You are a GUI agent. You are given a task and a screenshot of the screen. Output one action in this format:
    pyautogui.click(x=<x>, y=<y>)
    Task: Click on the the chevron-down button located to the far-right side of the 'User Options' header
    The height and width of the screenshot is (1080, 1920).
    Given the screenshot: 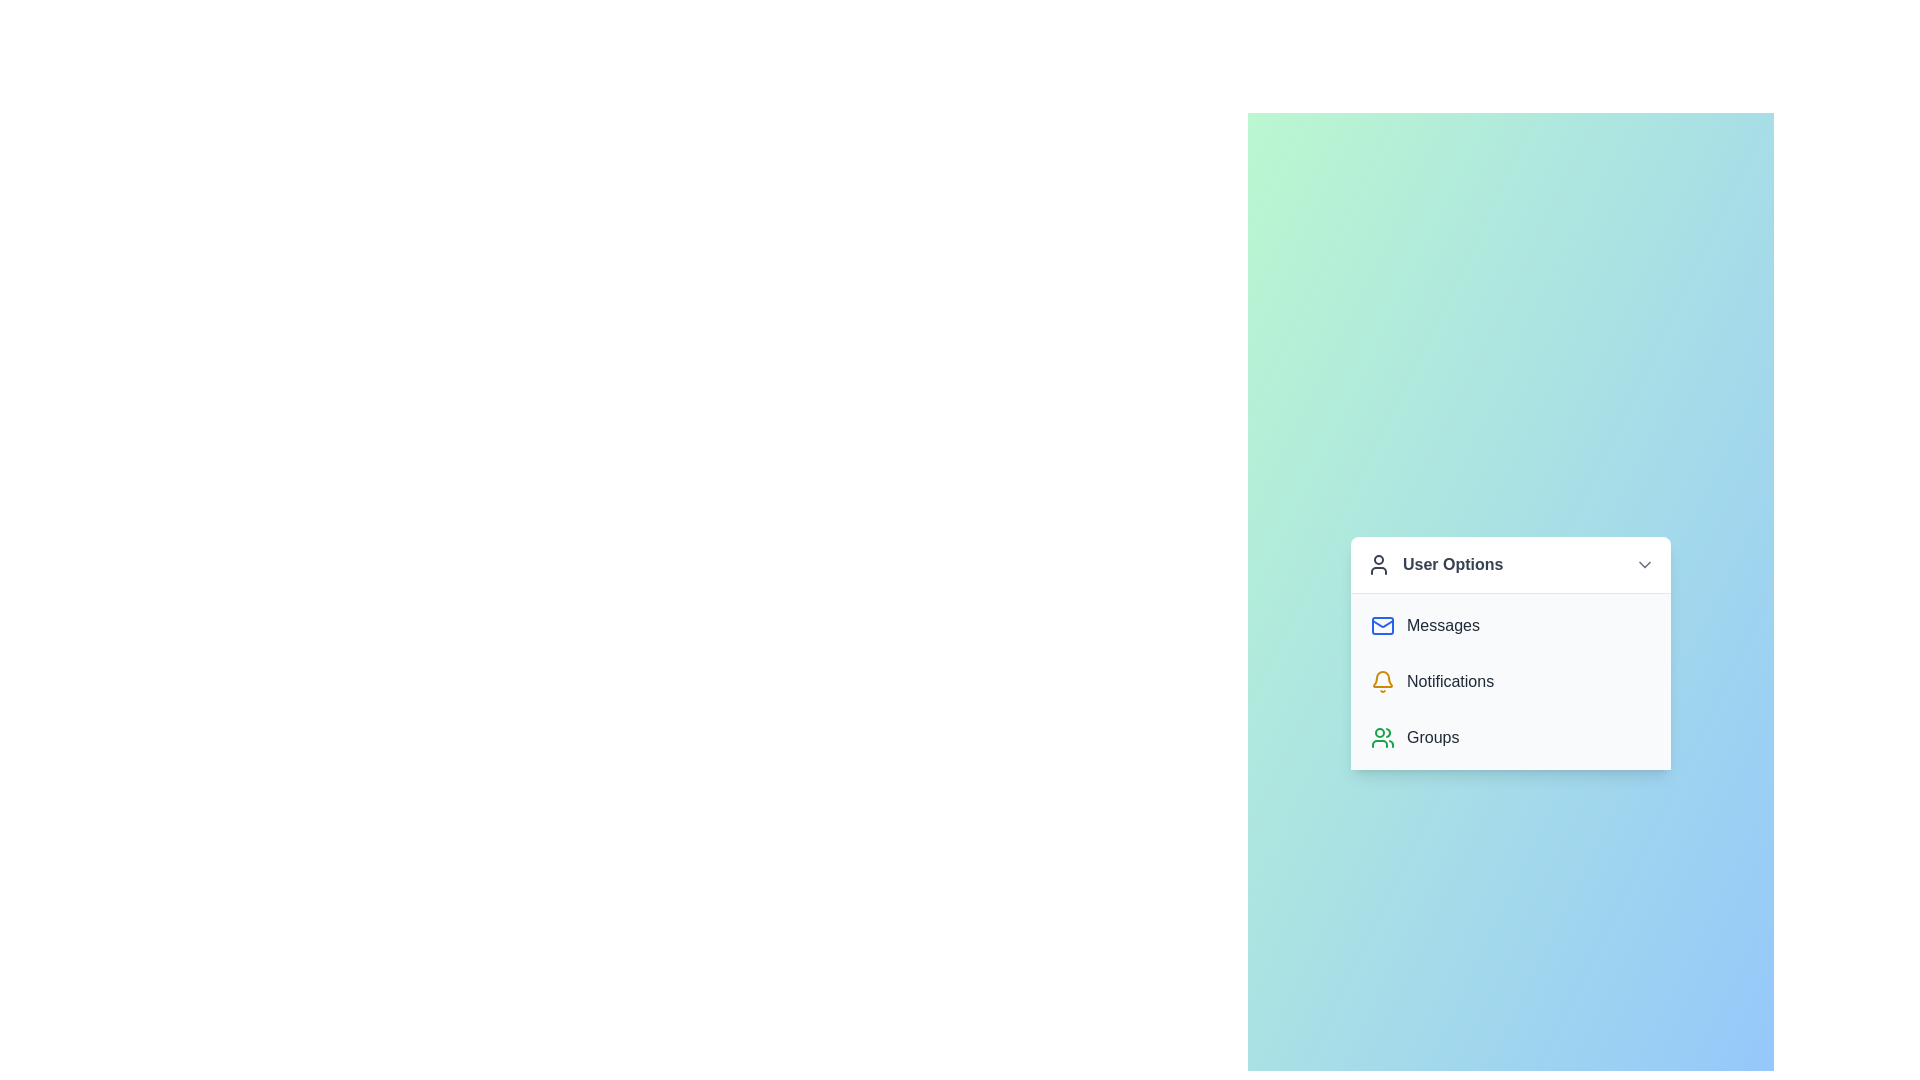 What is the action you would take?
    pyautogui.click(x=1645, y=563)
    